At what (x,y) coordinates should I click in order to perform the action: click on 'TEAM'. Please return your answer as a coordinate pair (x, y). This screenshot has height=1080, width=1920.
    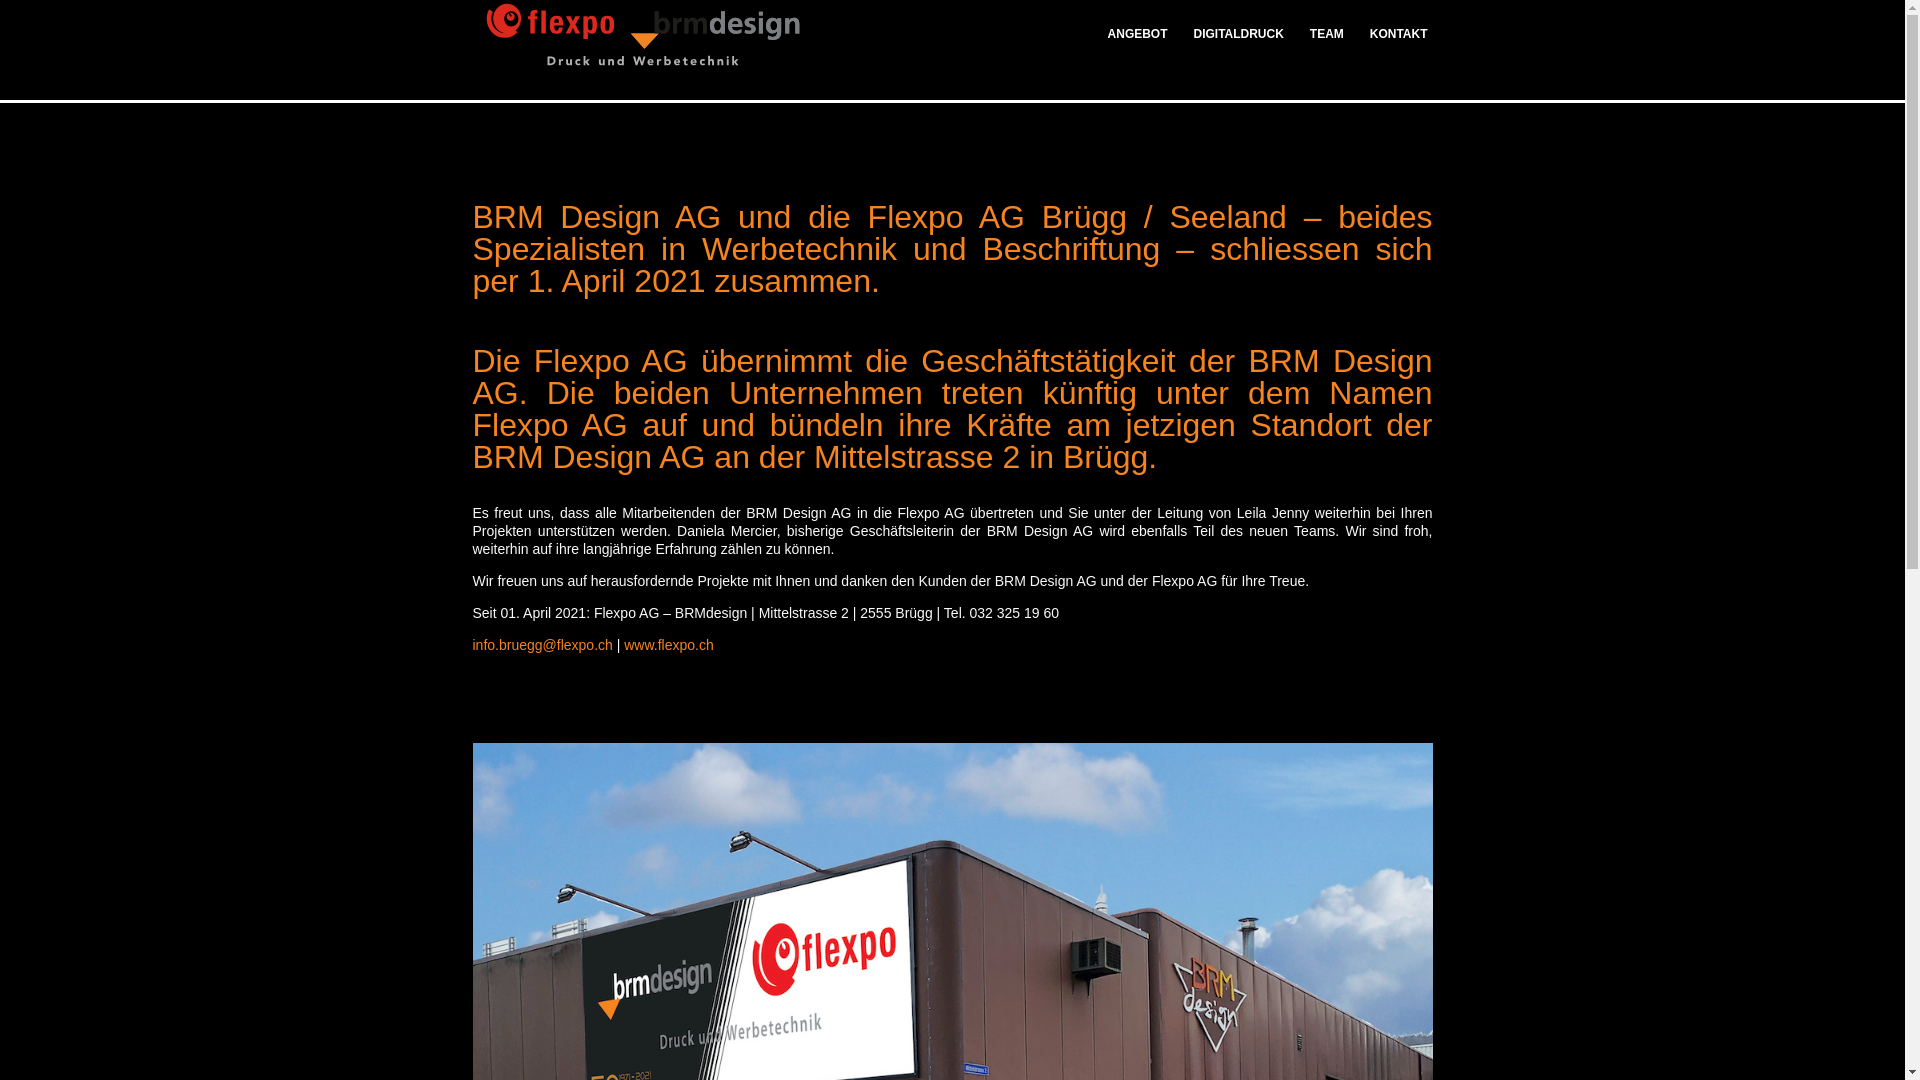
    Looking at the image, I should click on (1326, 48).